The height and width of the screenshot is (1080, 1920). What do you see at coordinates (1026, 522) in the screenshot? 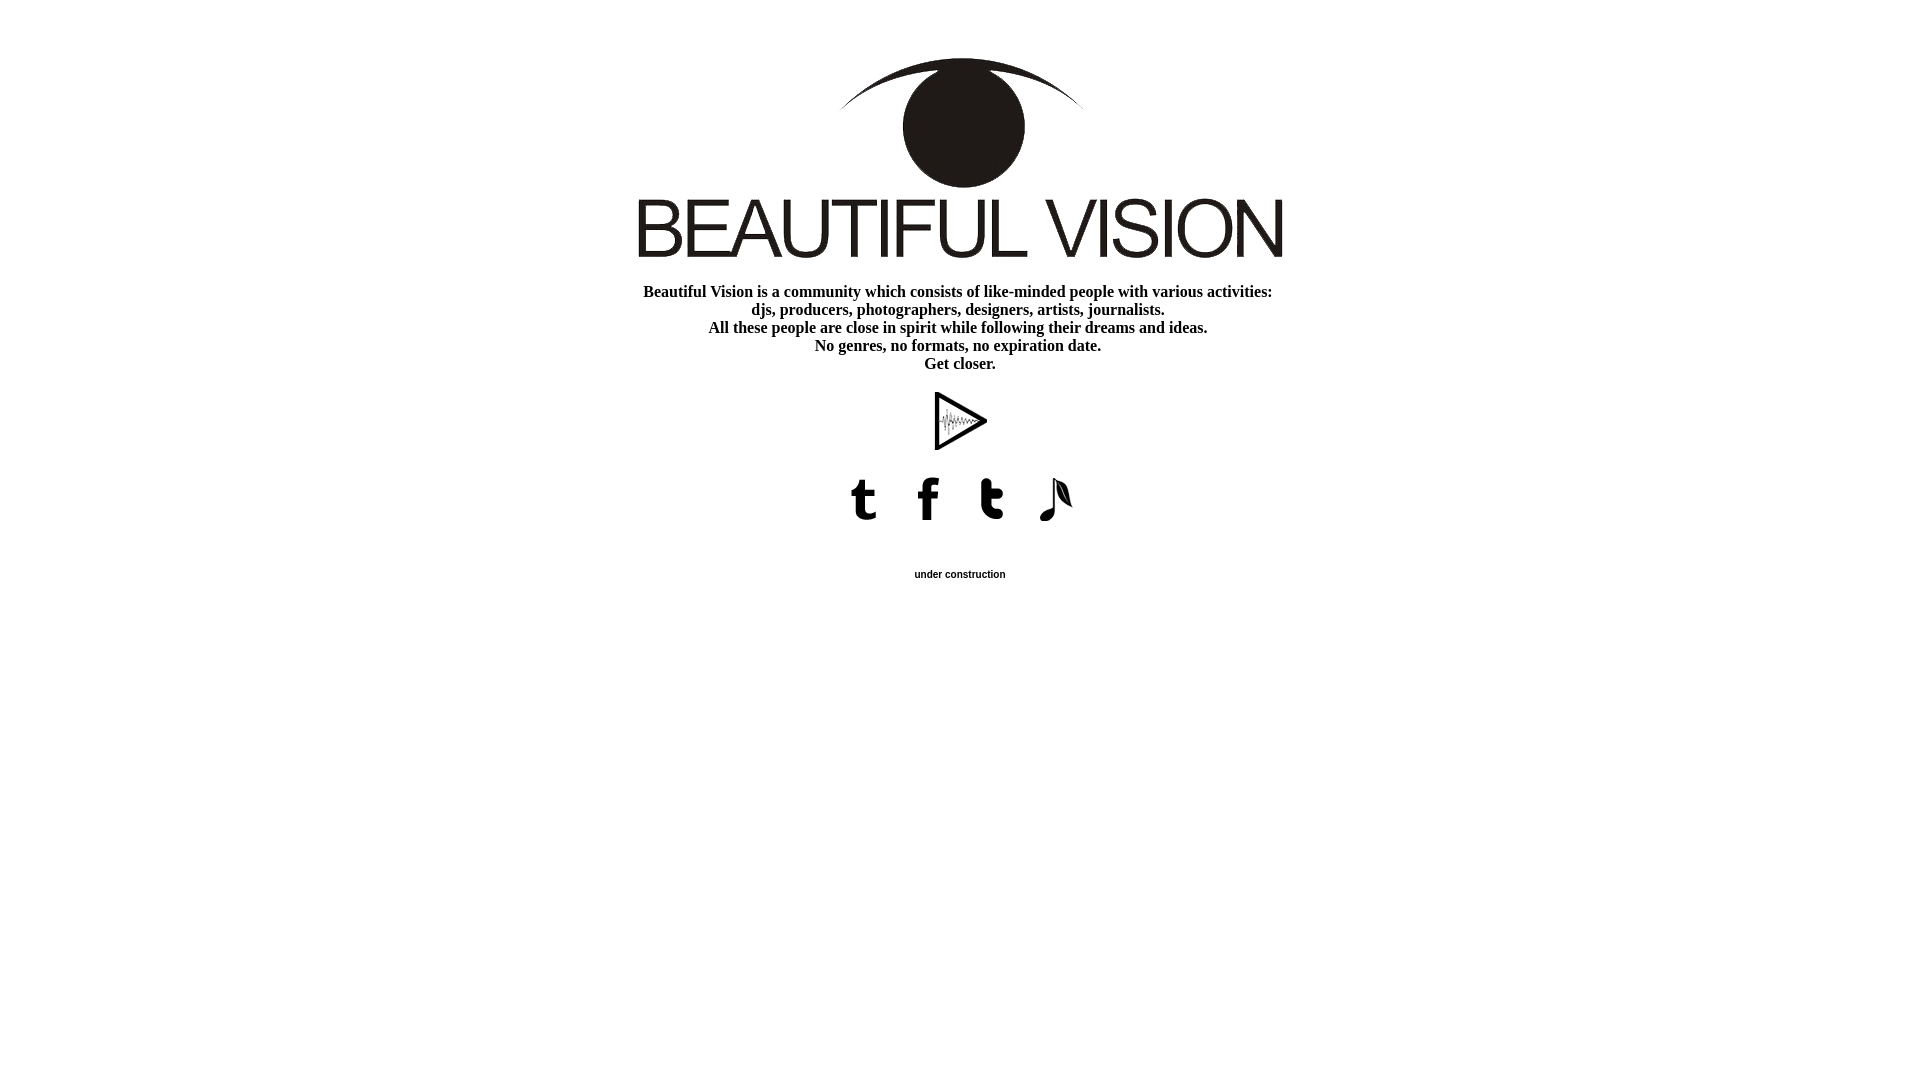
I see `'Beautiful Vision on Official.fm'` at bounding box center [1026, 522].